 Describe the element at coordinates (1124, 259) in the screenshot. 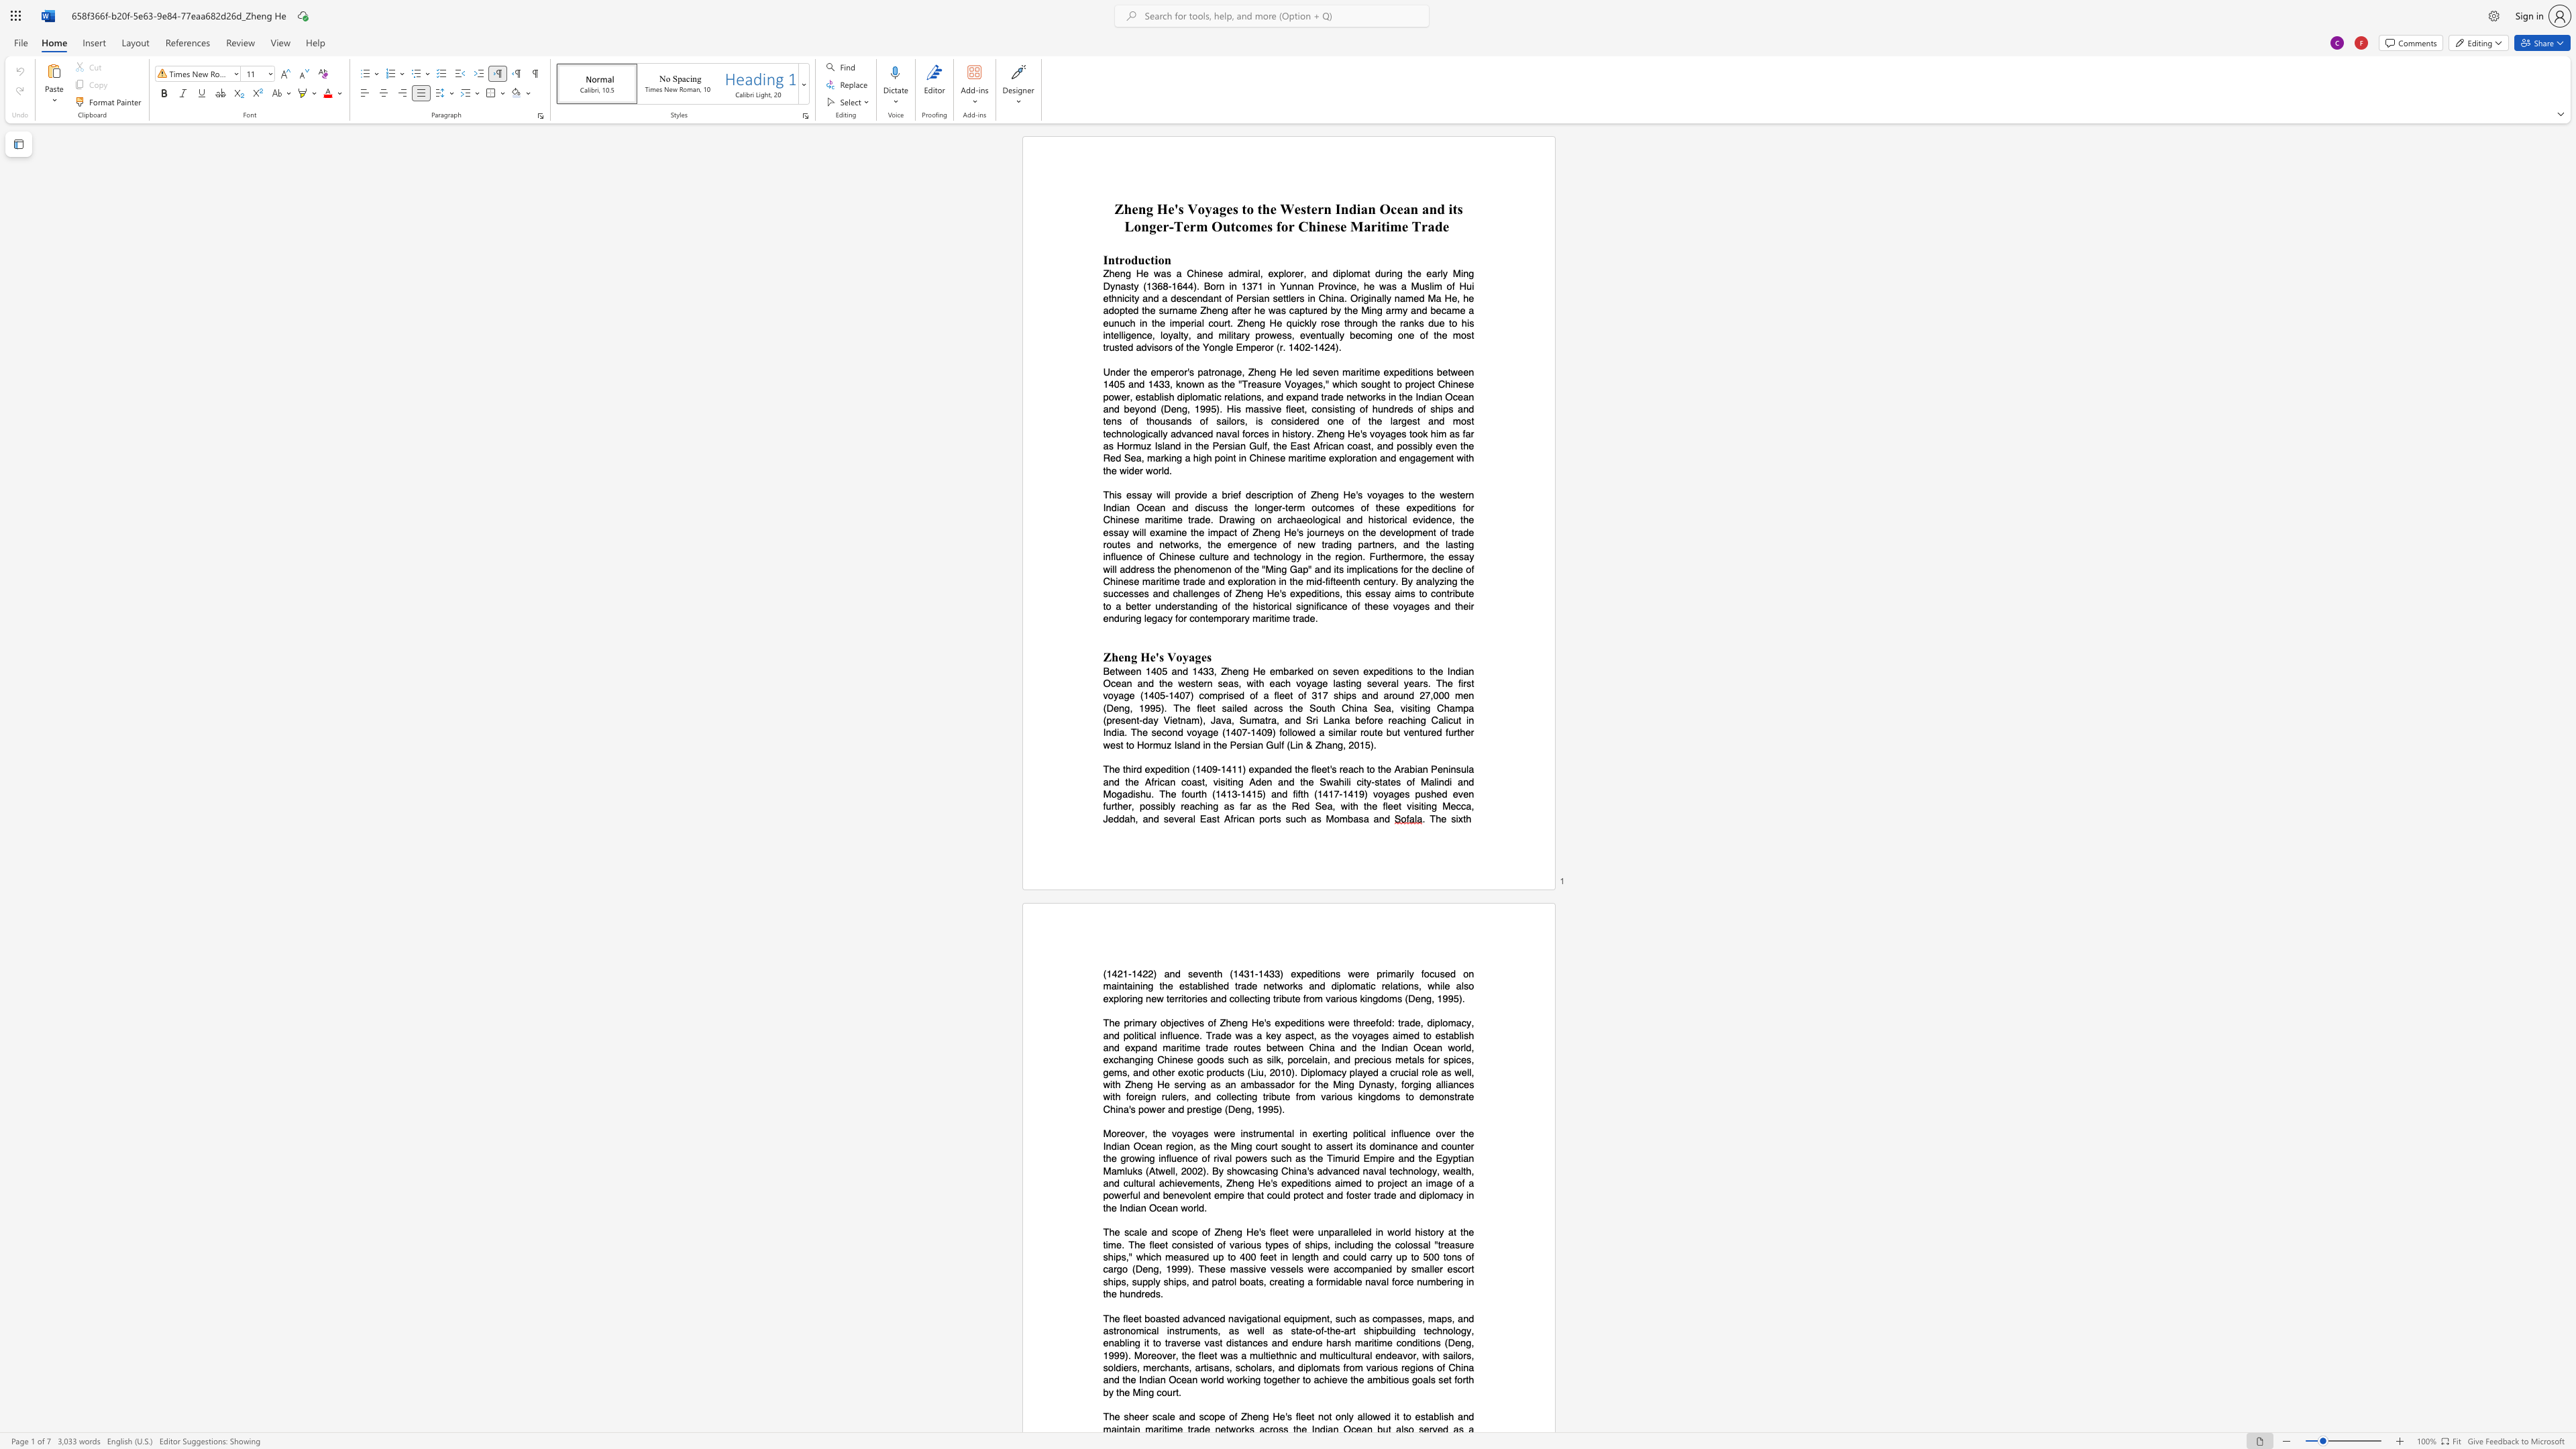

I see `the space between the continuous character "r" and "o" in the text` at that location.